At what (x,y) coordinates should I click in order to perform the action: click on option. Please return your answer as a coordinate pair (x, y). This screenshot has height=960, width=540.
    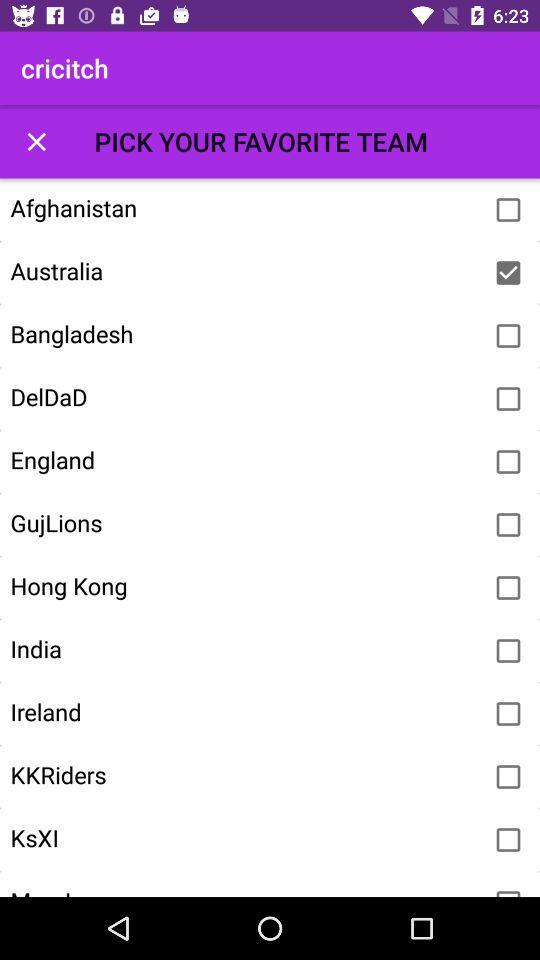
    Looking at the image, I should click on (508, 649).